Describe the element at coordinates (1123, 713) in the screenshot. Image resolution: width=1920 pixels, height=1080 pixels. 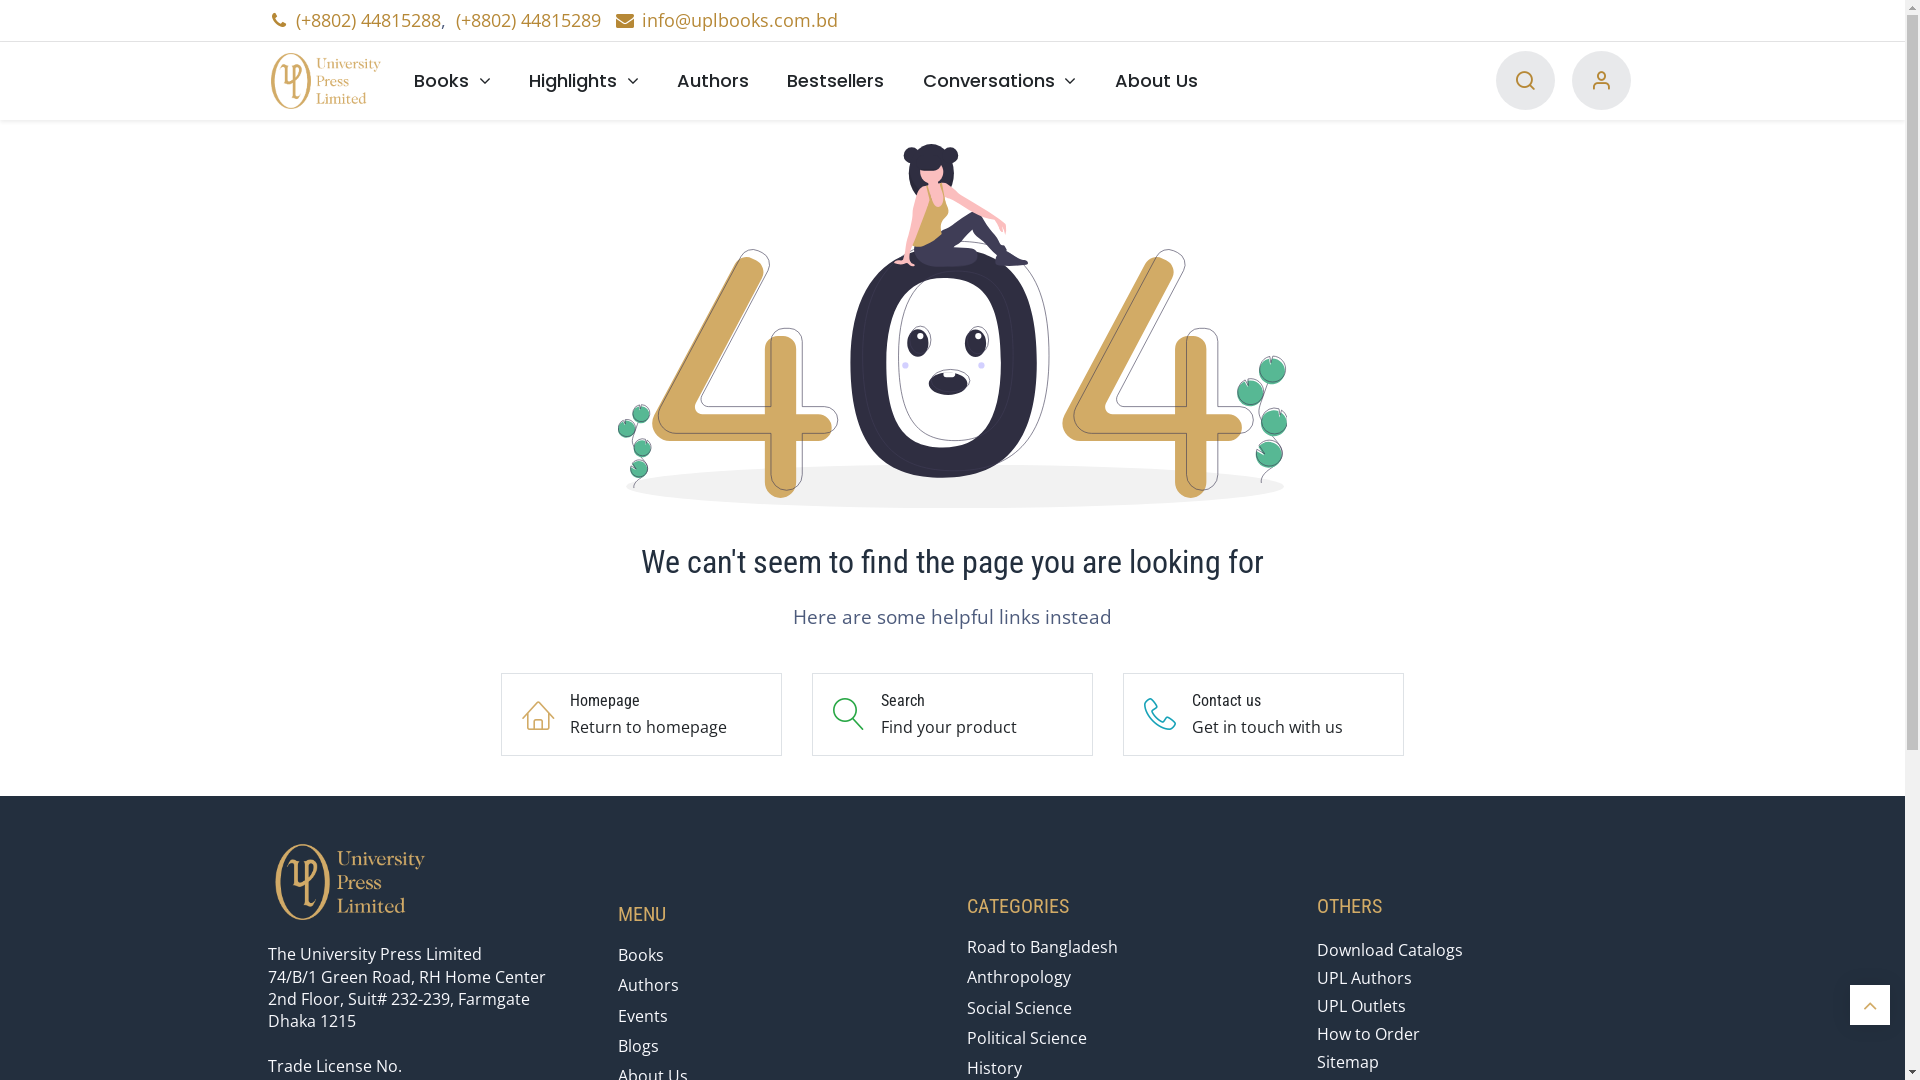
I see `'Contact us` at that location.